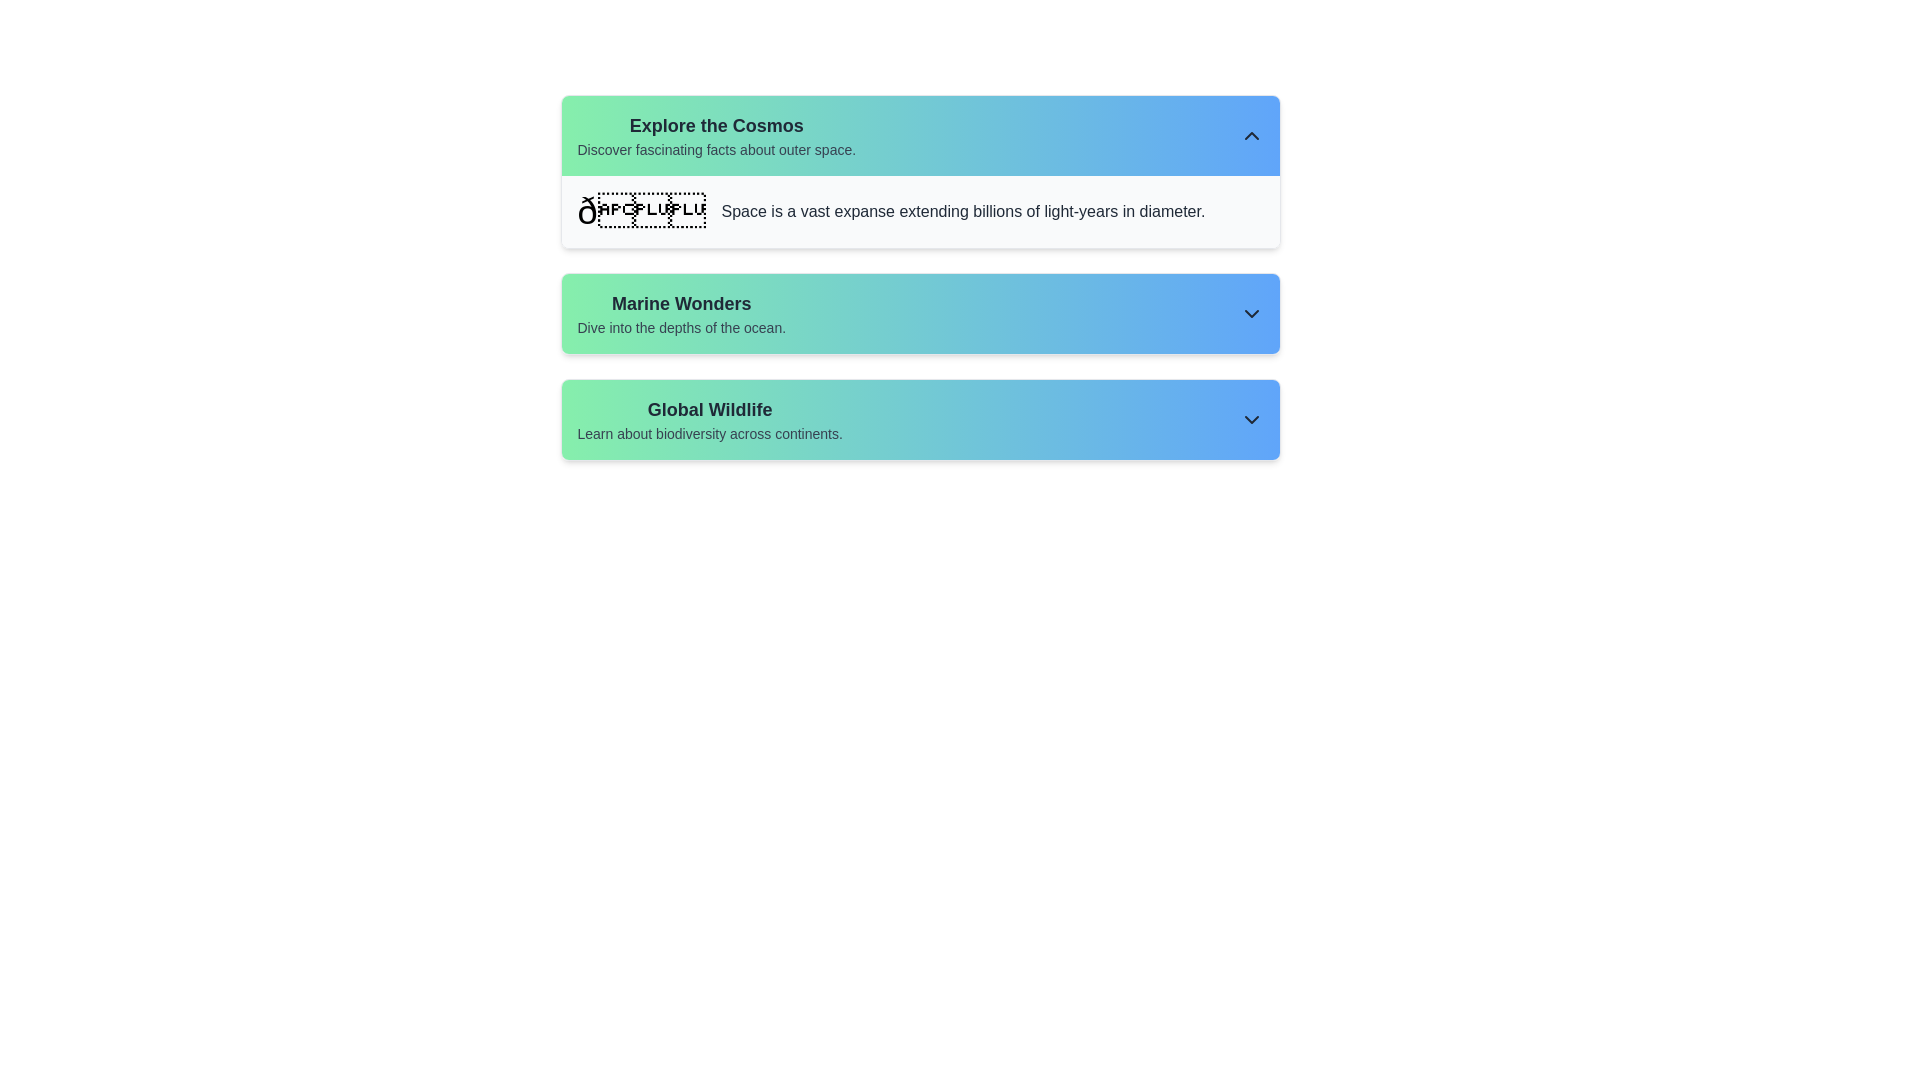 The height and width of the screenshot is (1080, 1920). Describe the element at coordinates (716, 126) in the screenshot. I see `the bold text element that says 'Explore the Cosmos', which is prominently displayed at the top-left section of its card component` at that location.